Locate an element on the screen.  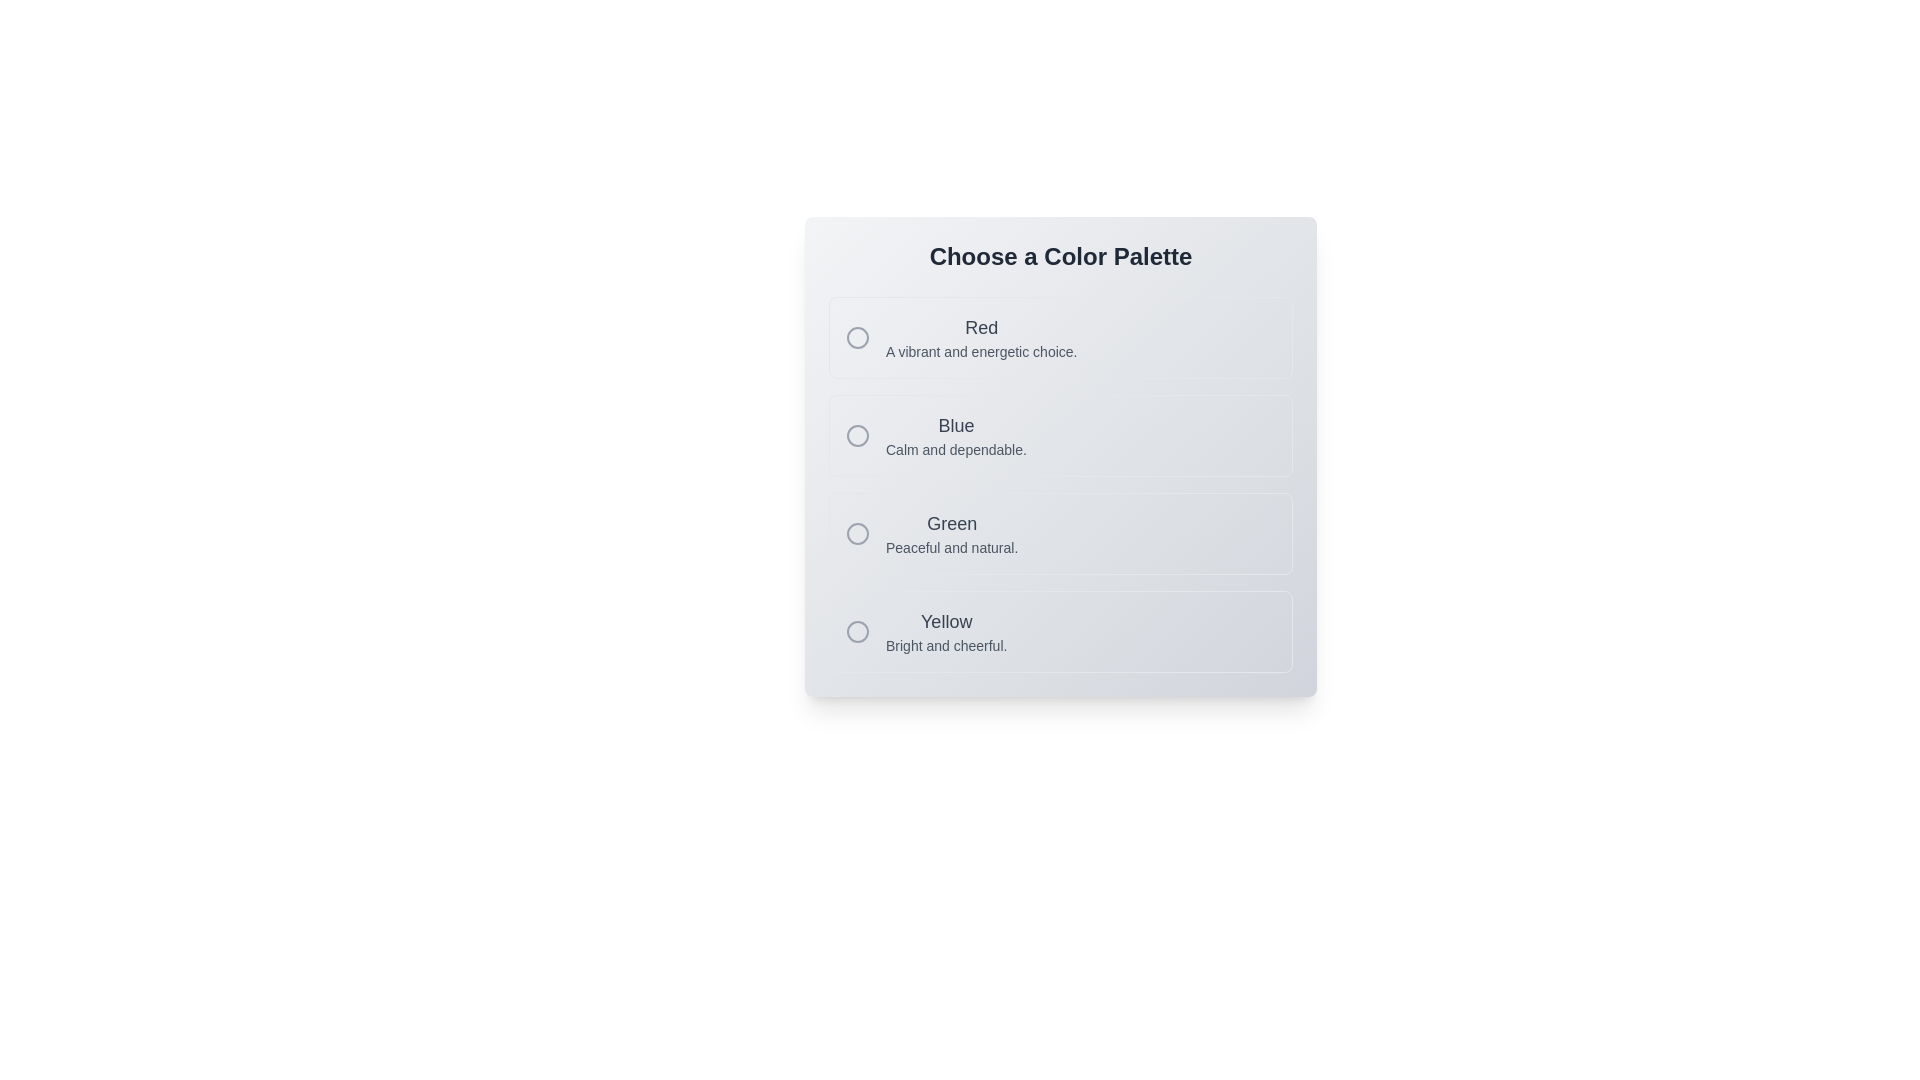
the radio button for the 'Green' option located is located at coordinates (858, 532).